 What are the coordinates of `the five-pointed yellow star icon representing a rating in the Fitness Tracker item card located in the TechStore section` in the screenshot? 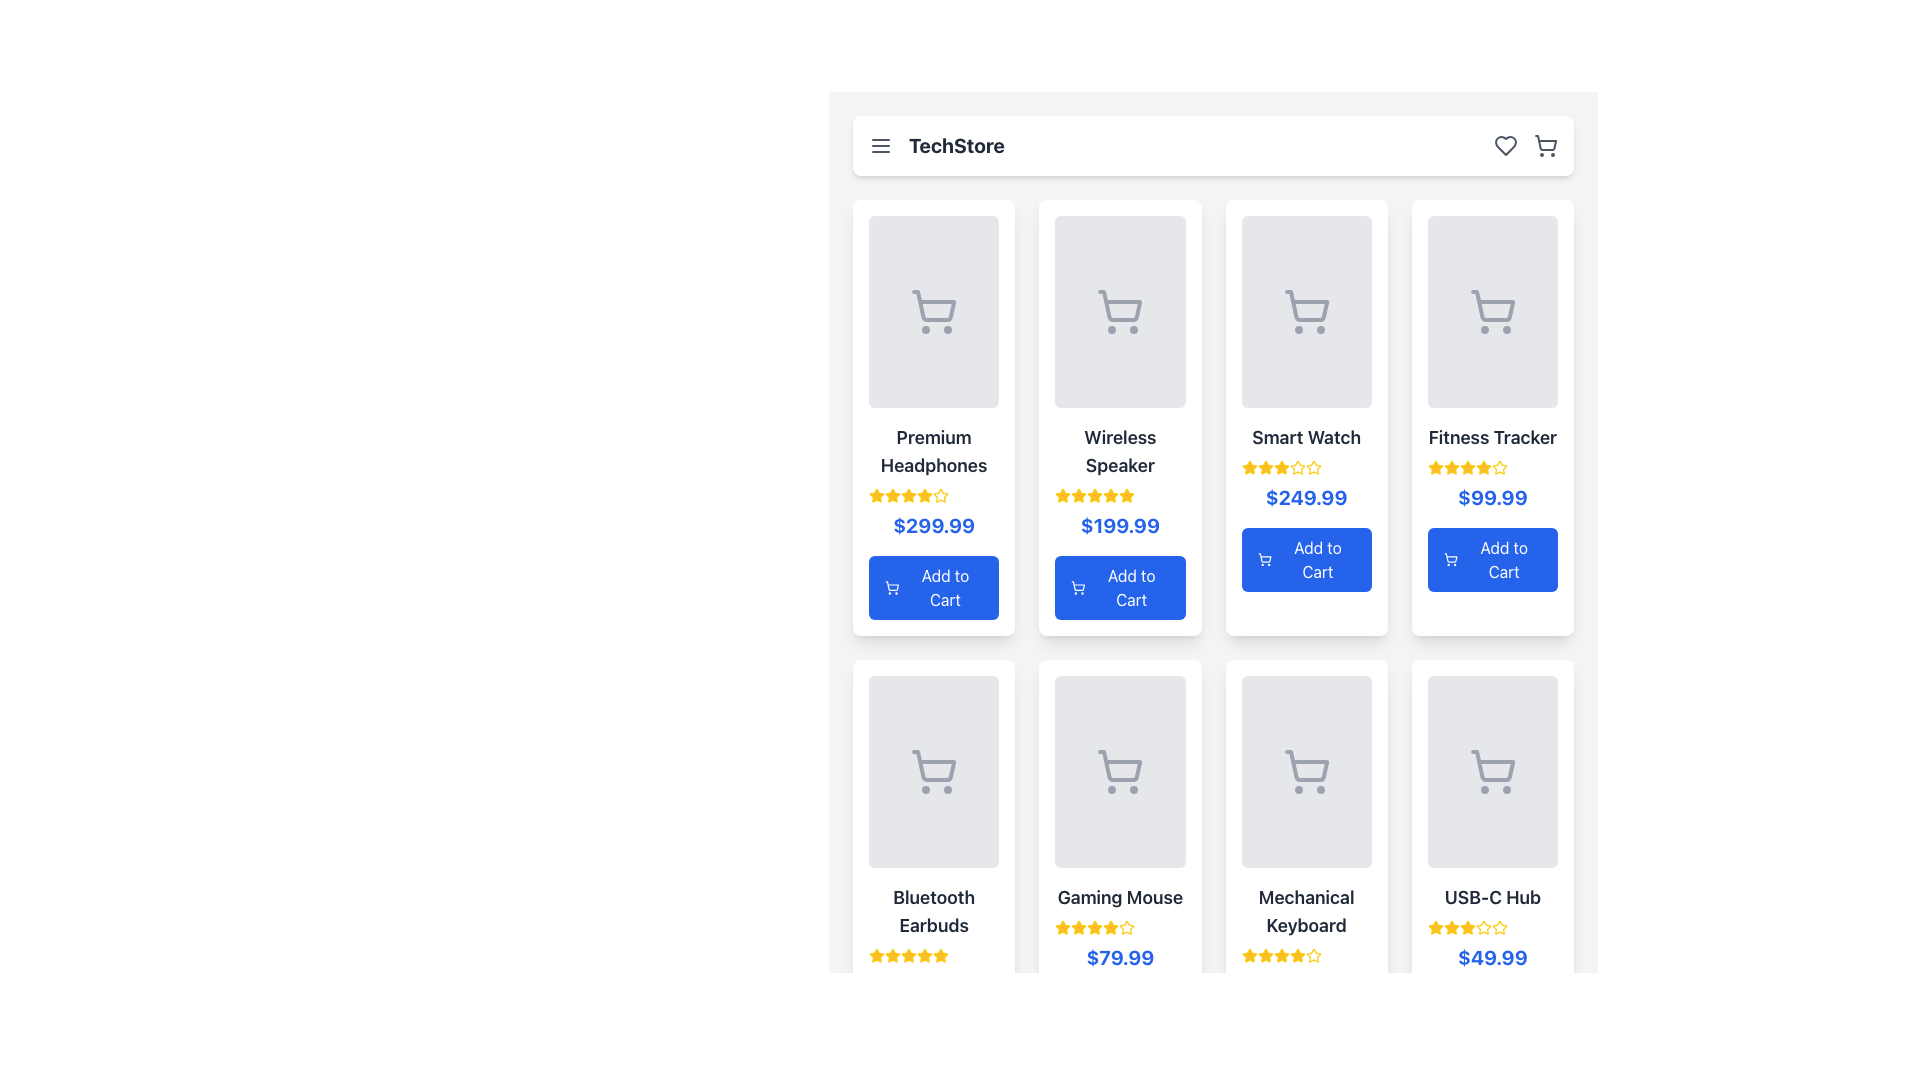 It's located at (1467, 467).